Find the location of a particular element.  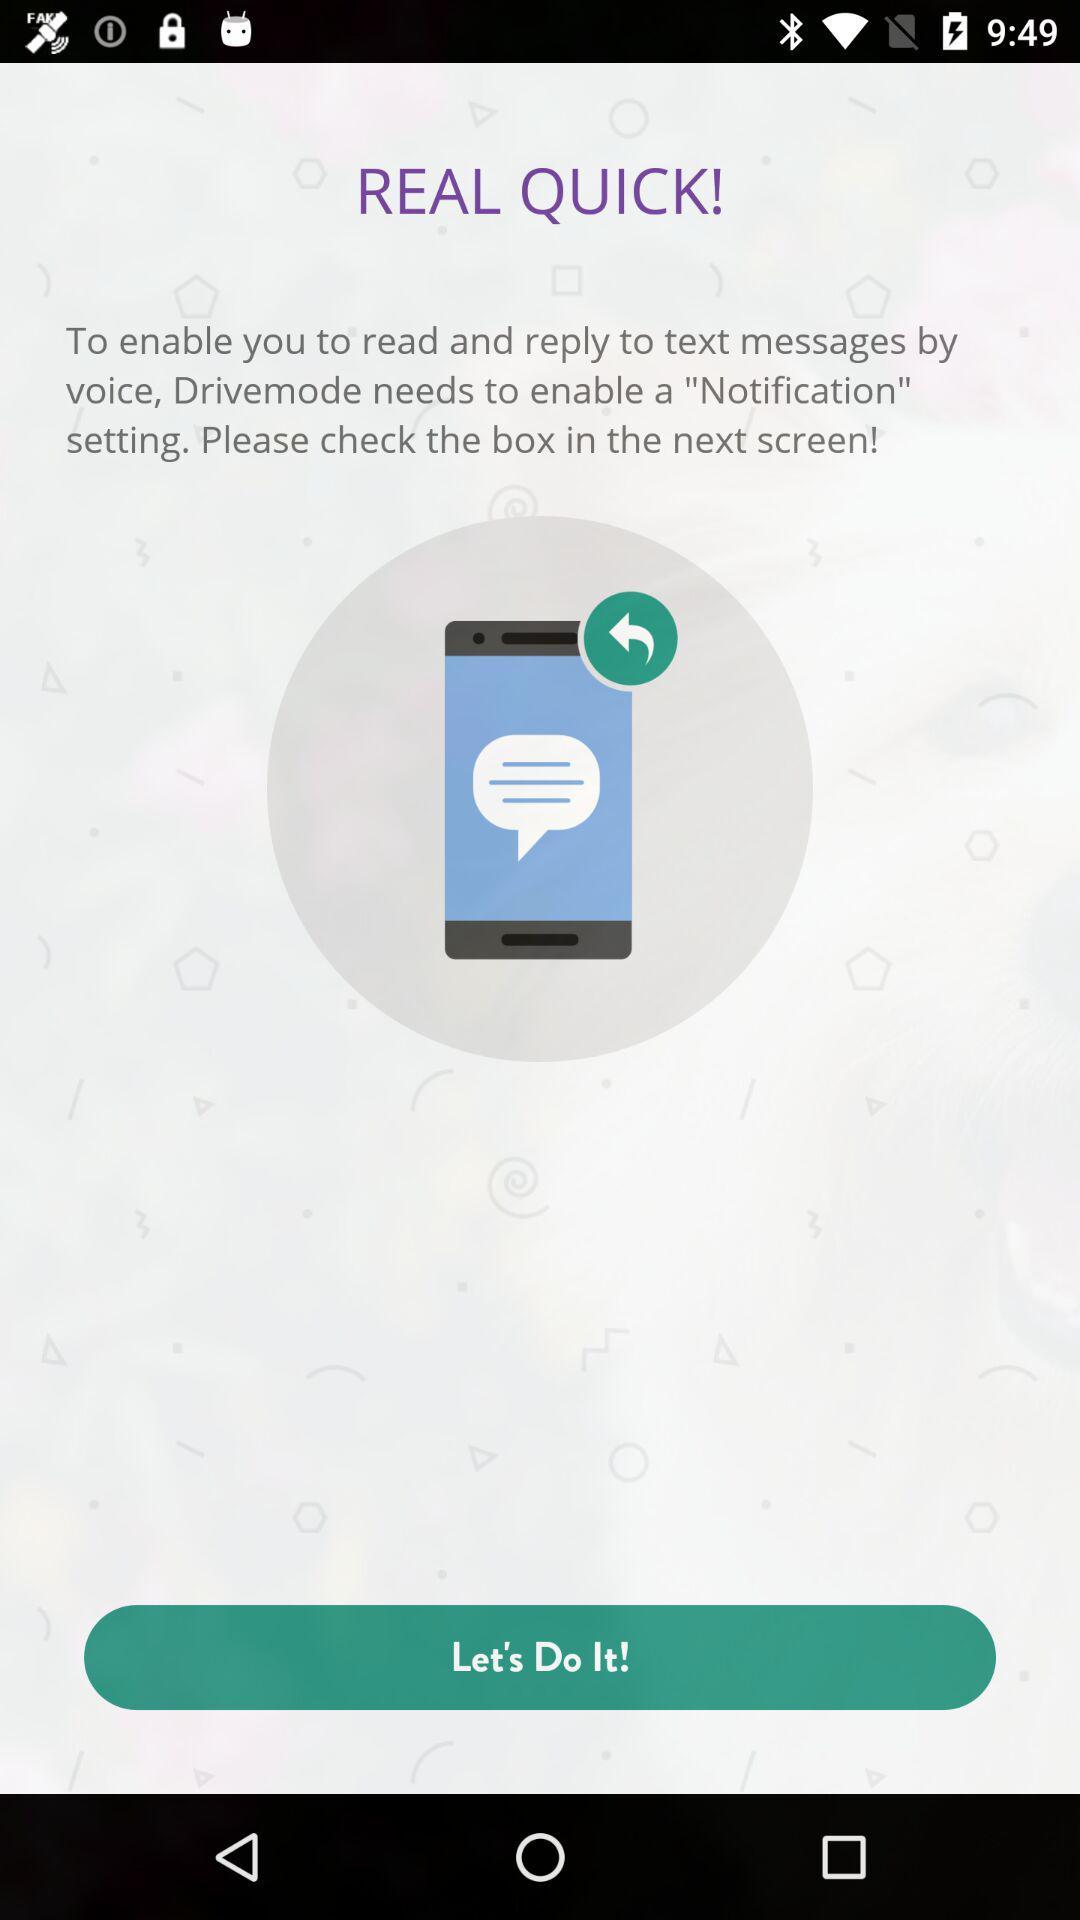

let s do item is located at coordinates (540, 1657).